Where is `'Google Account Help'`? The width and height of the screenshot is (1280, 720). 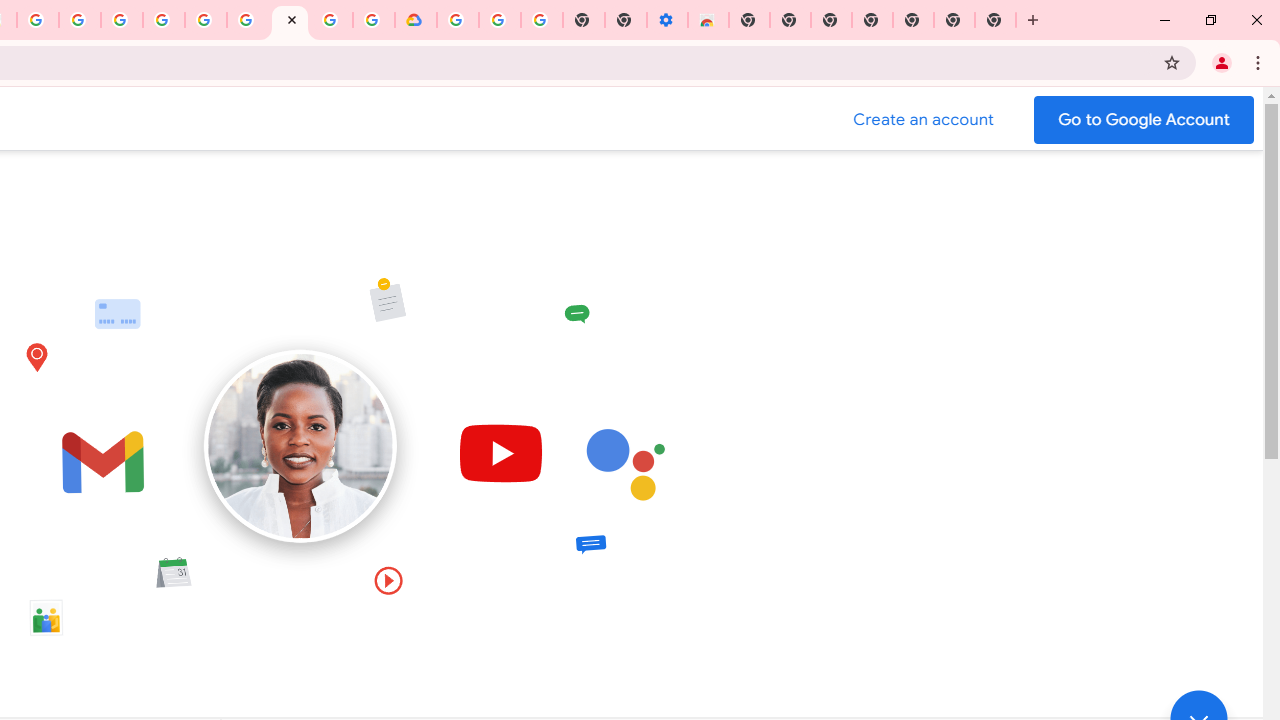 'Google Account Help' is located at coordinates (499, 20).